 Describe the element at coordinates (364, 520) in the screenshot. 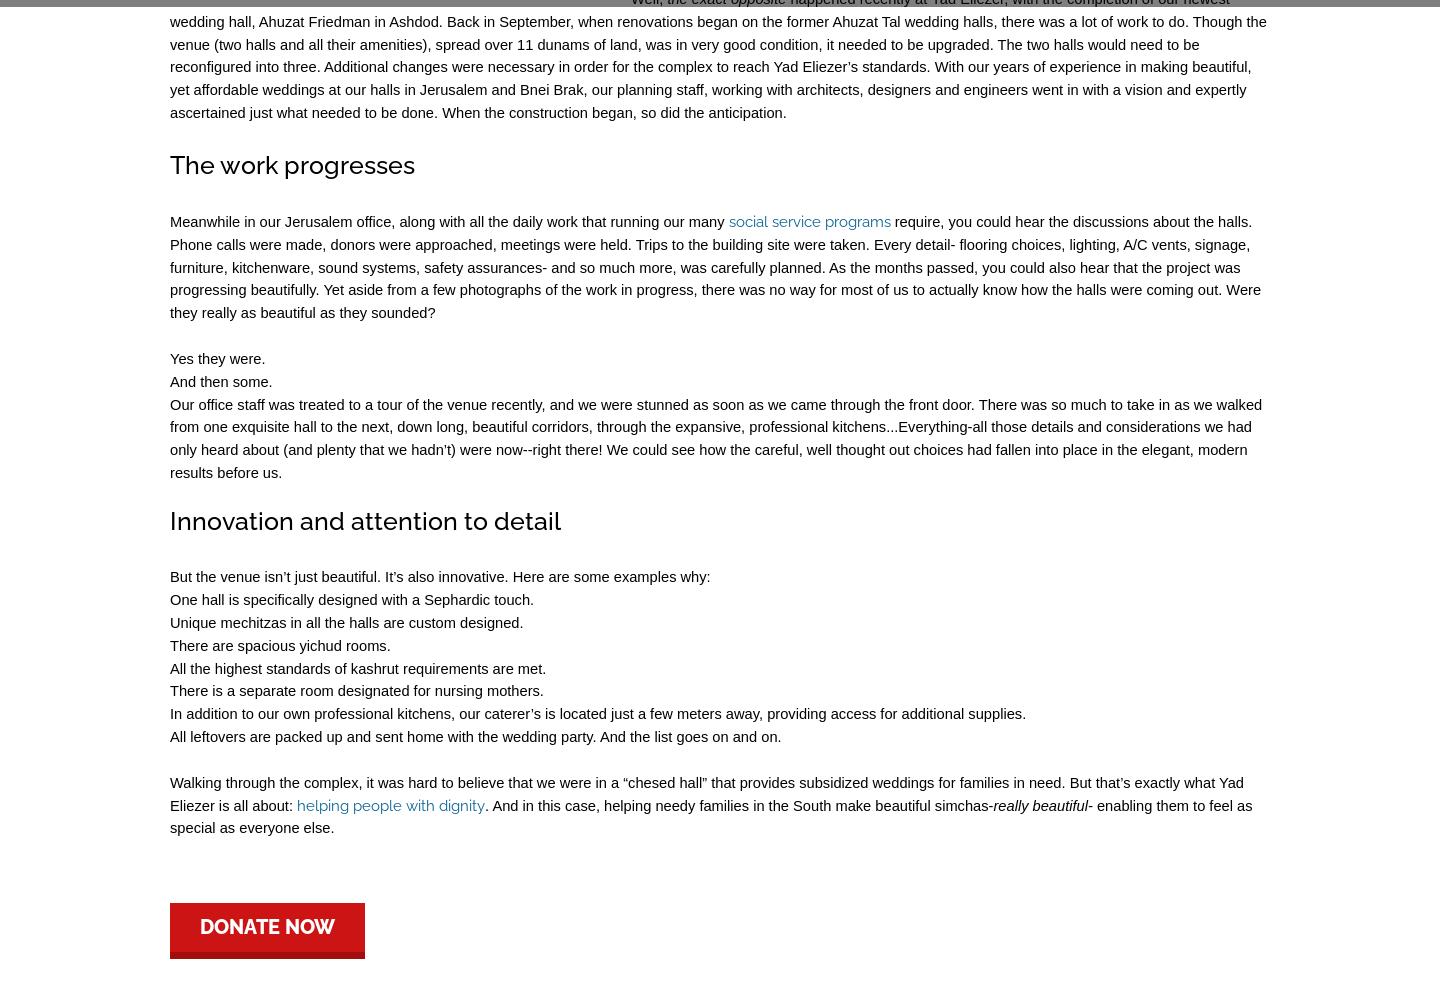

I see `'Innovation and attention to detail'` at that location.